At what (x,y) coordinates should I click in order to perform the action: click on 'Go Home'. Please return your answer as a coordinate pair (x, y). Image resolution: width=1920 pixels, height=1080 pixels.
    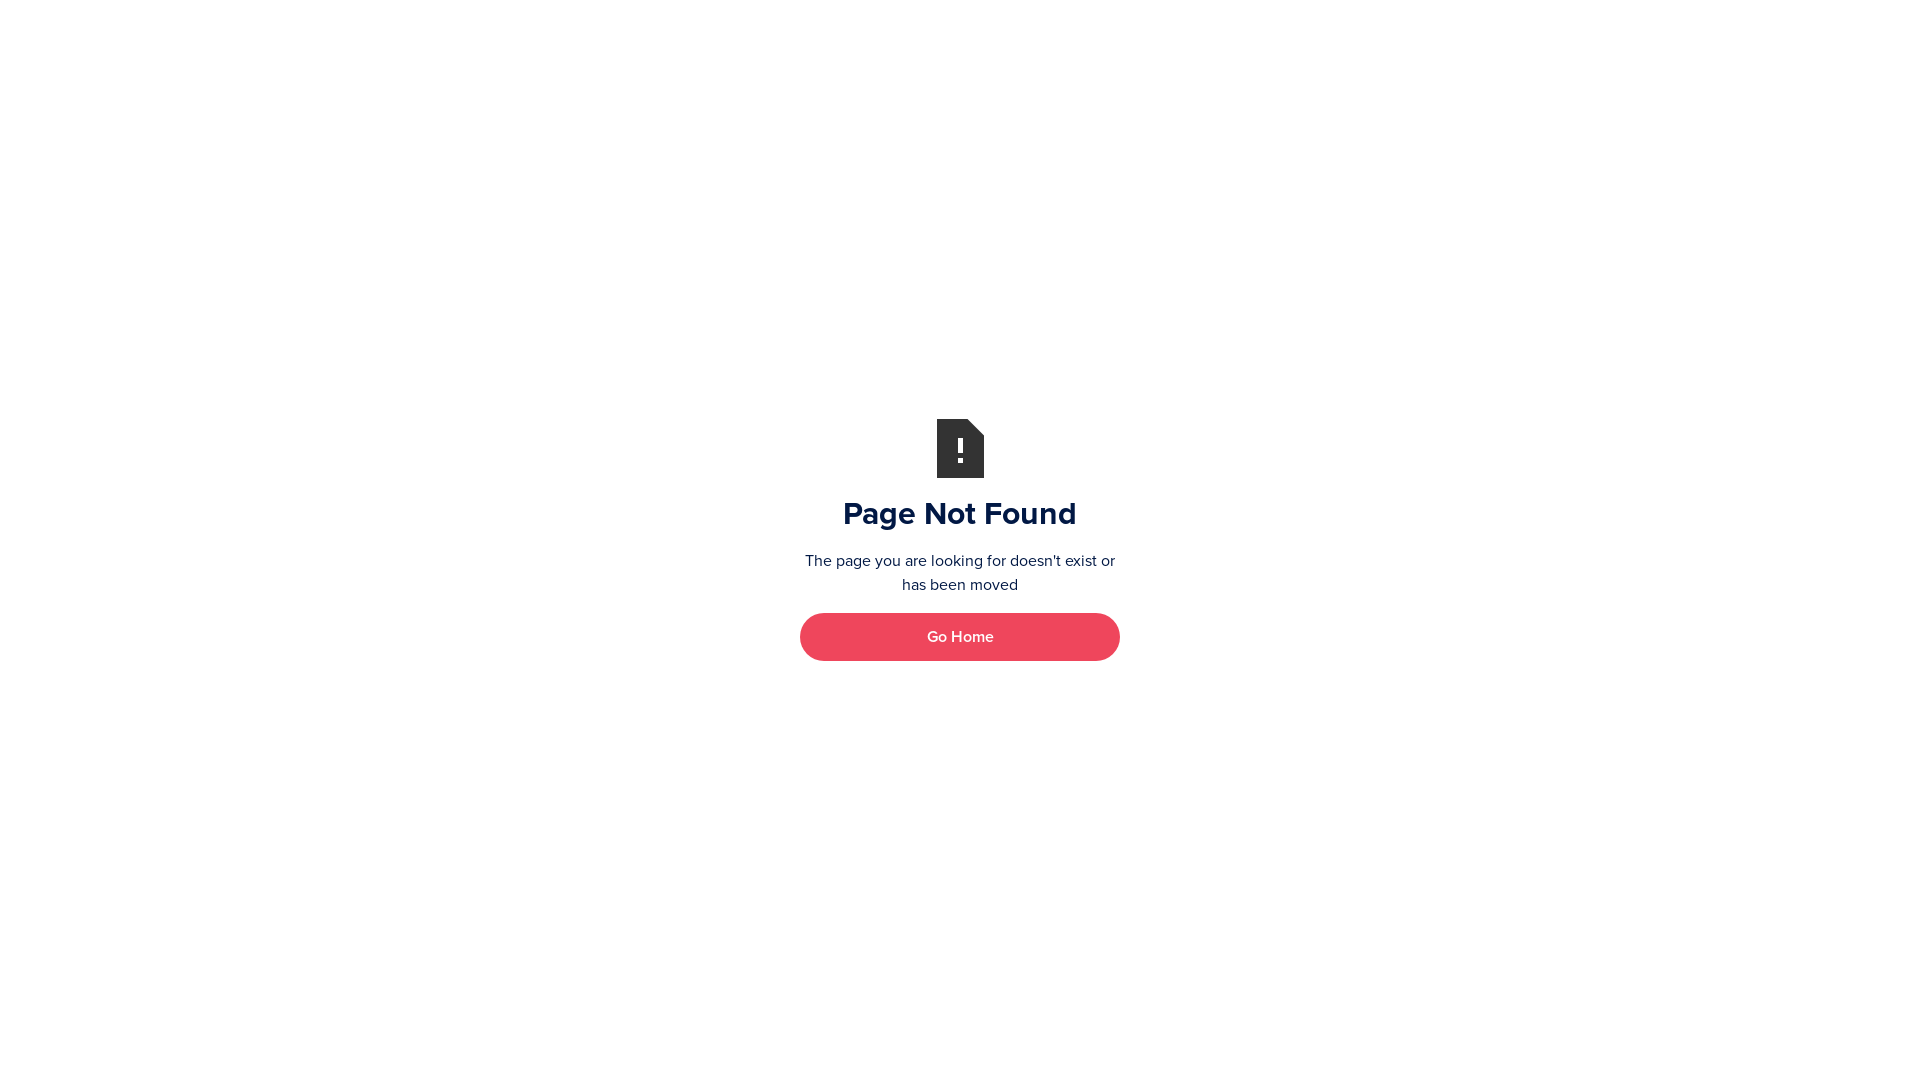
    Looking at the image, I should click on (960, 636).